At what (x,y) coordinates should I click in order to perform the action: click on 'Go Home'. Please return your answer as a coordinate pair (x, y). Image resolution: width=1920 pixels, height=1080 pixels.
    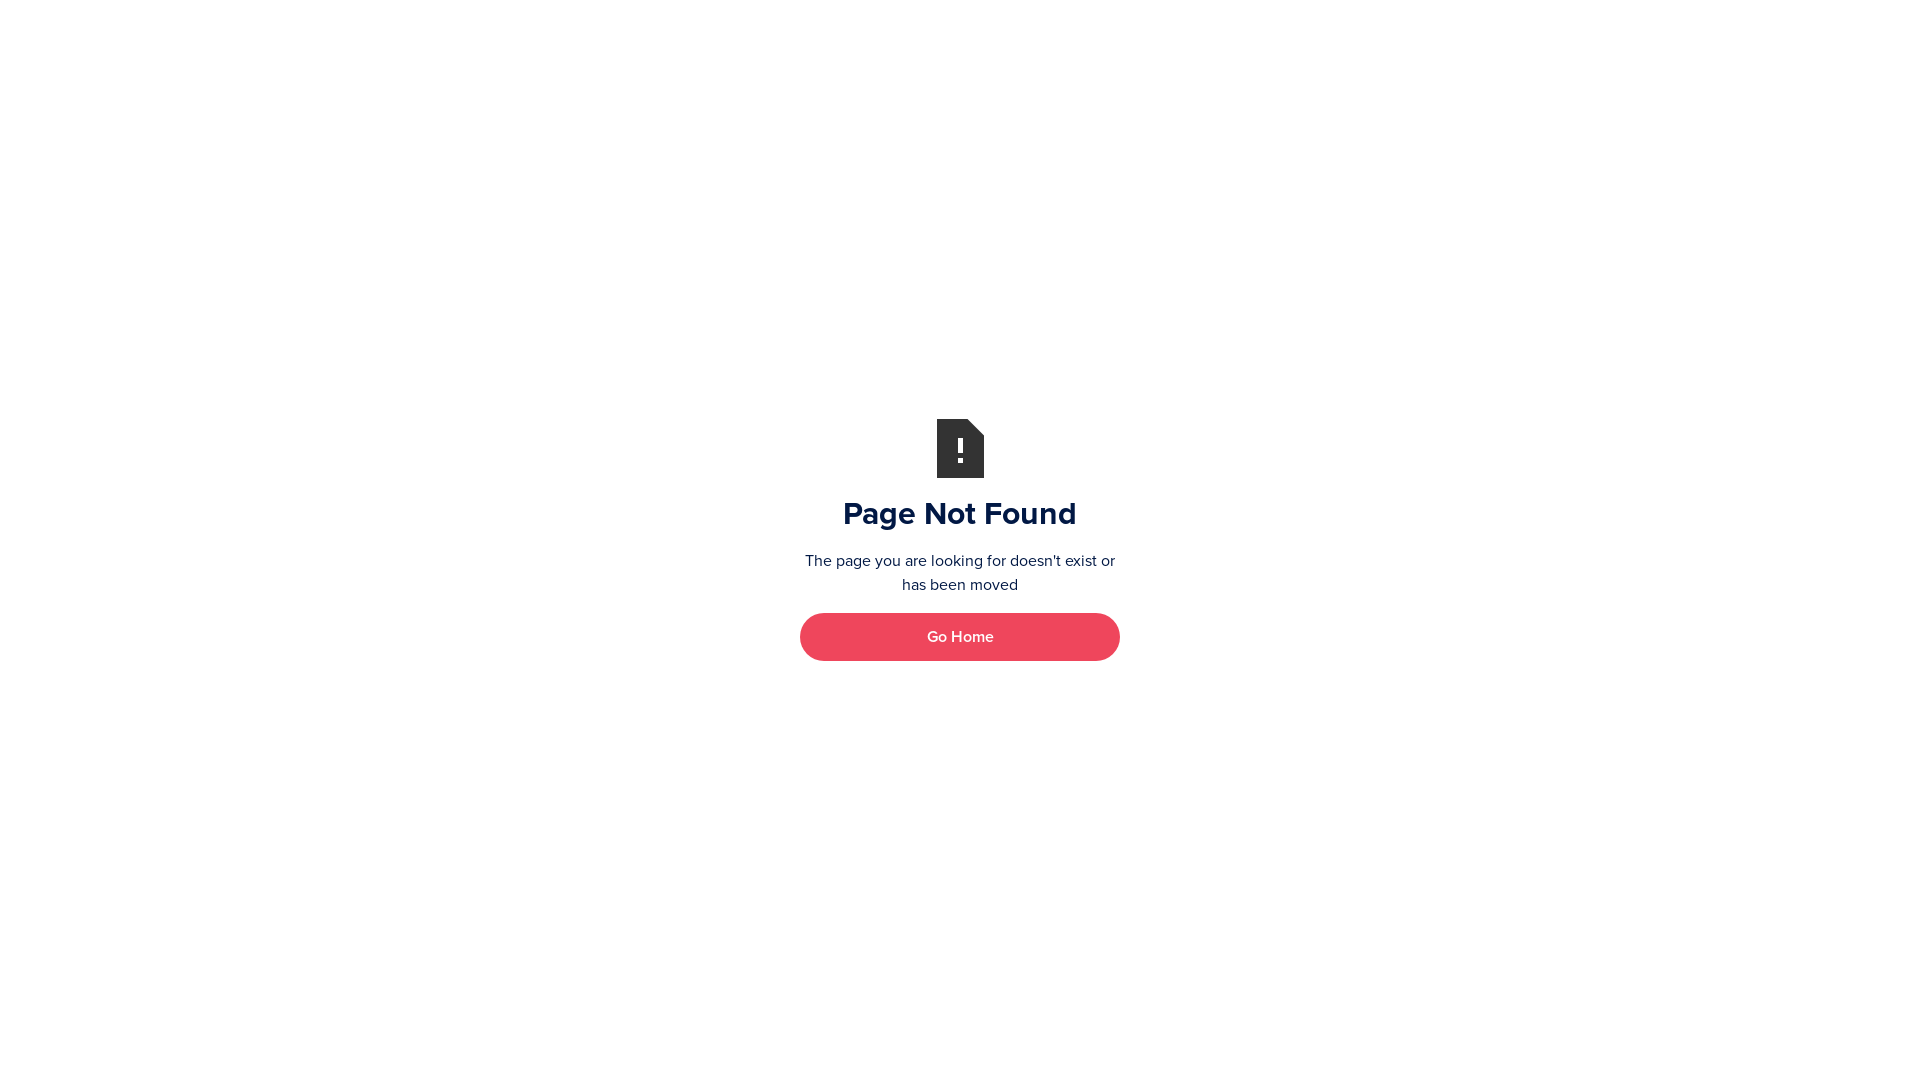
    Looking at the image, I should click on (960, 636).